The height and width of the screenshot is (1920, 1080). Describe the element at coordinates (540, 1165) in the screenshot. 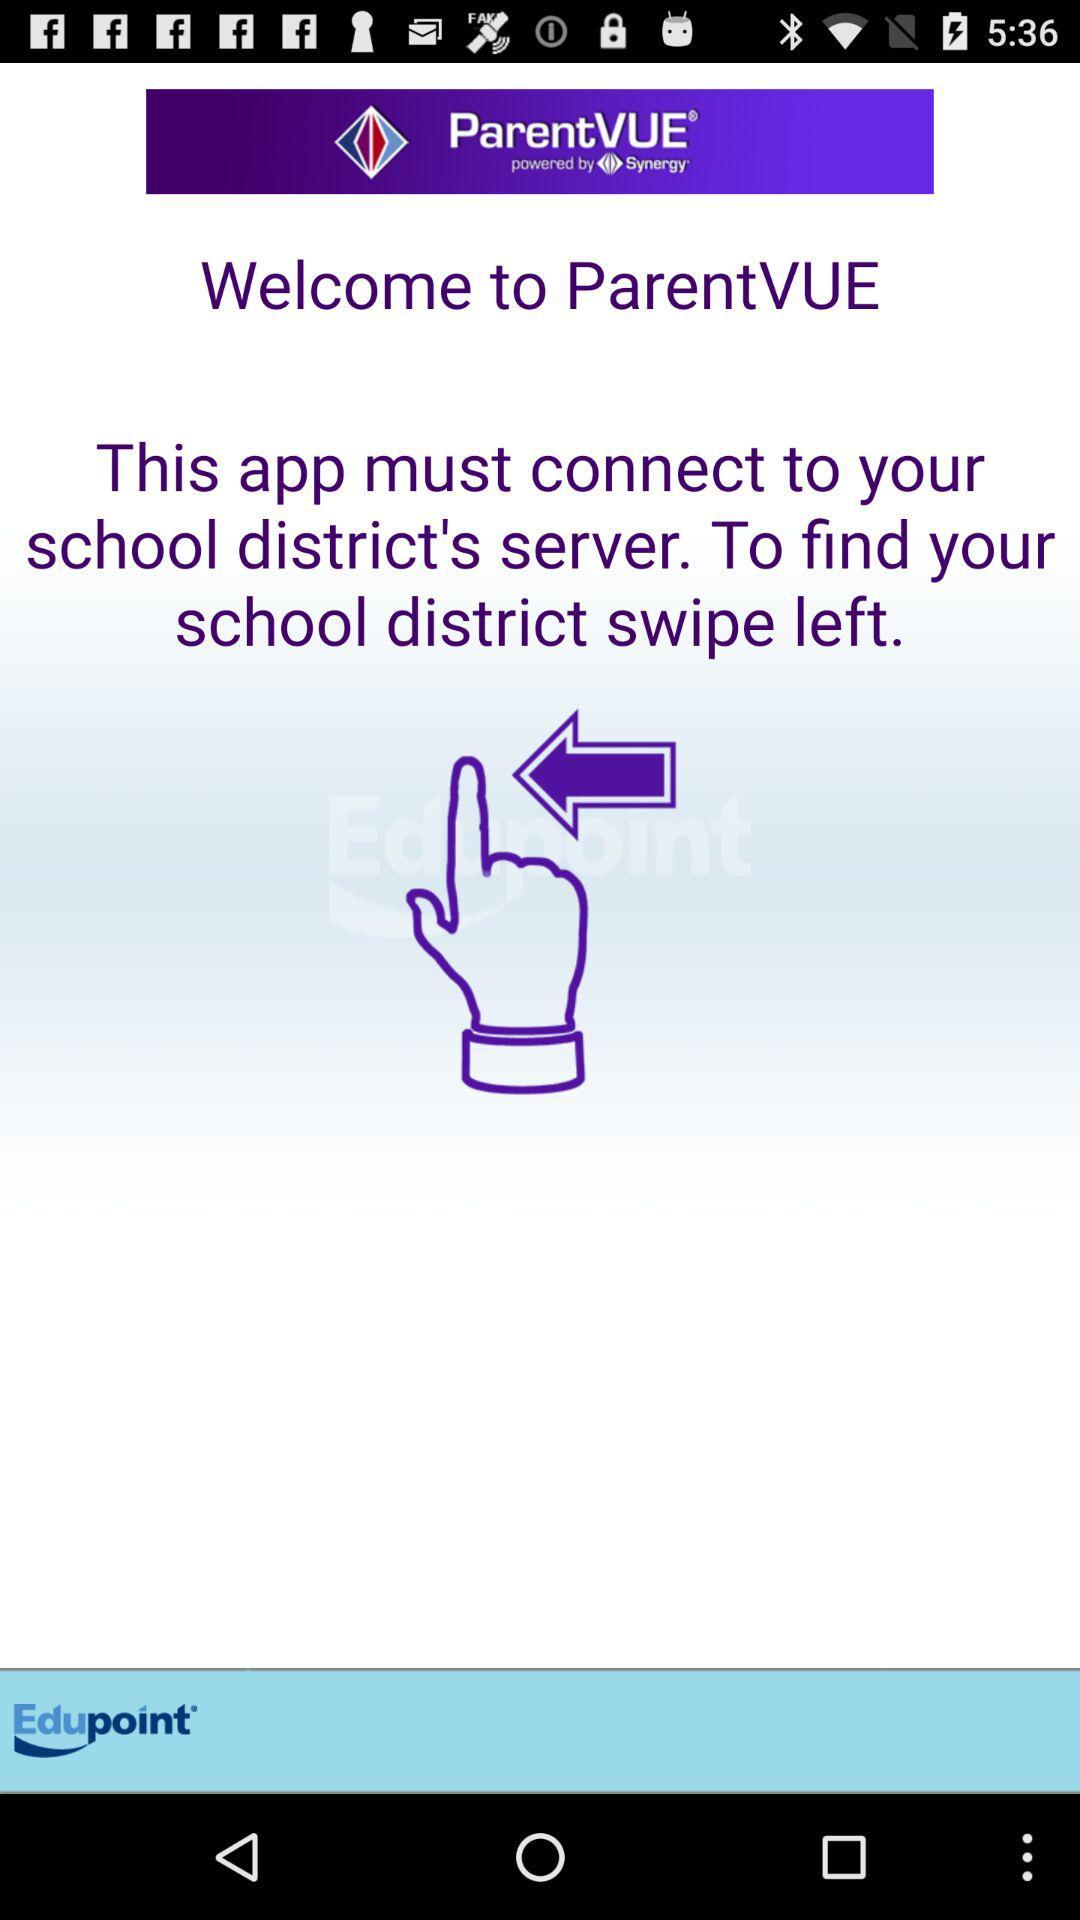

I see `the item below this app must item` at that location.